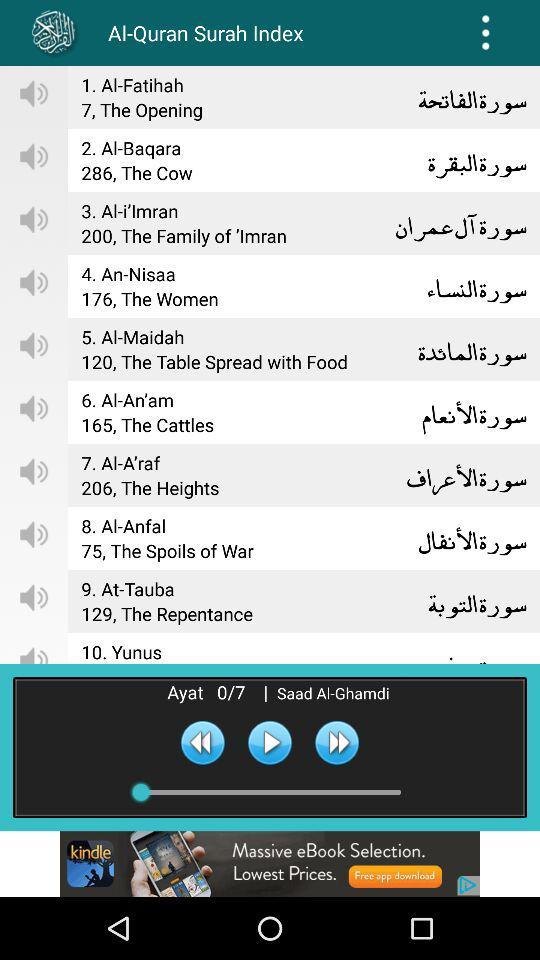 Image resolution: width=540 pixels, height=960 pixels. Describe the element at coordinates (202, 741) in the screenshot. I see `previous option` at that location.